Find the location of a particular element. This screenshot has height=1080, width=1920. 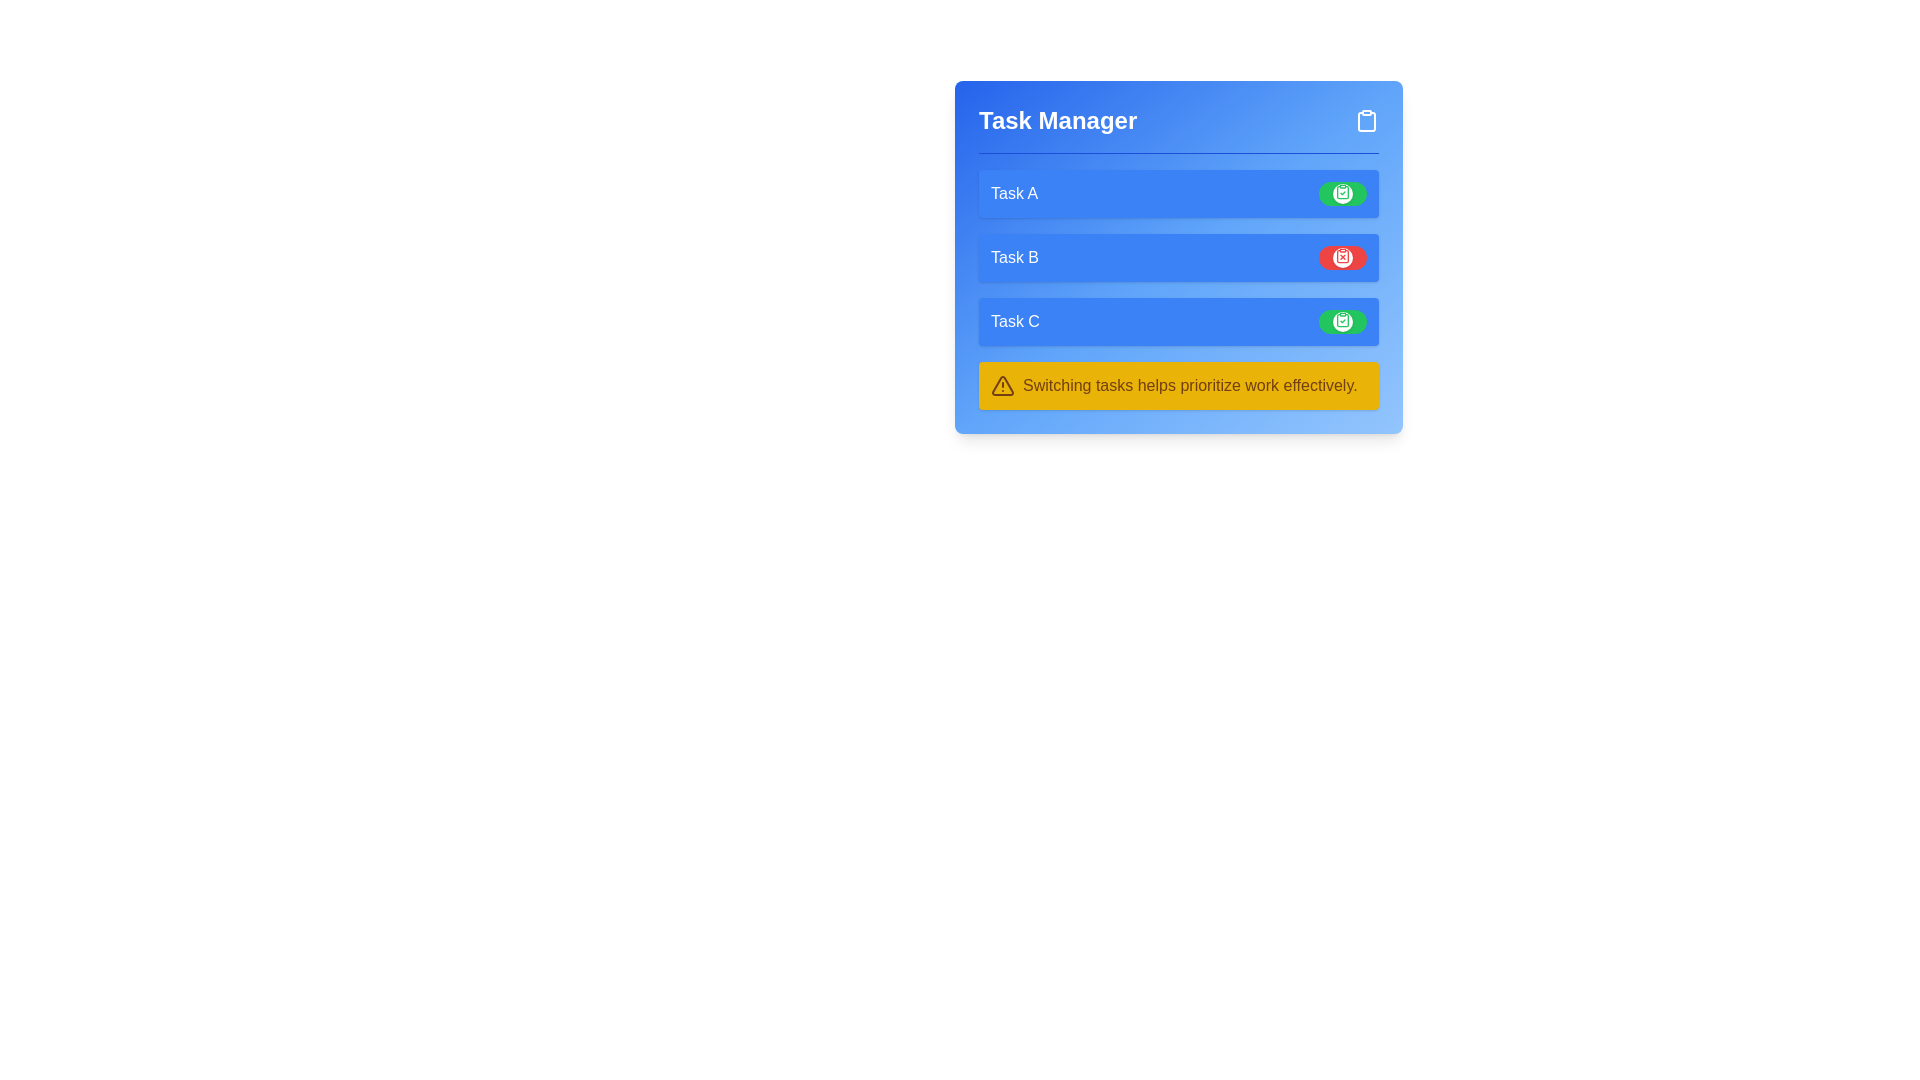

the white circular toggle handle within its red rectangular background in the Task Manager section is located at coordinates (1343, 257).